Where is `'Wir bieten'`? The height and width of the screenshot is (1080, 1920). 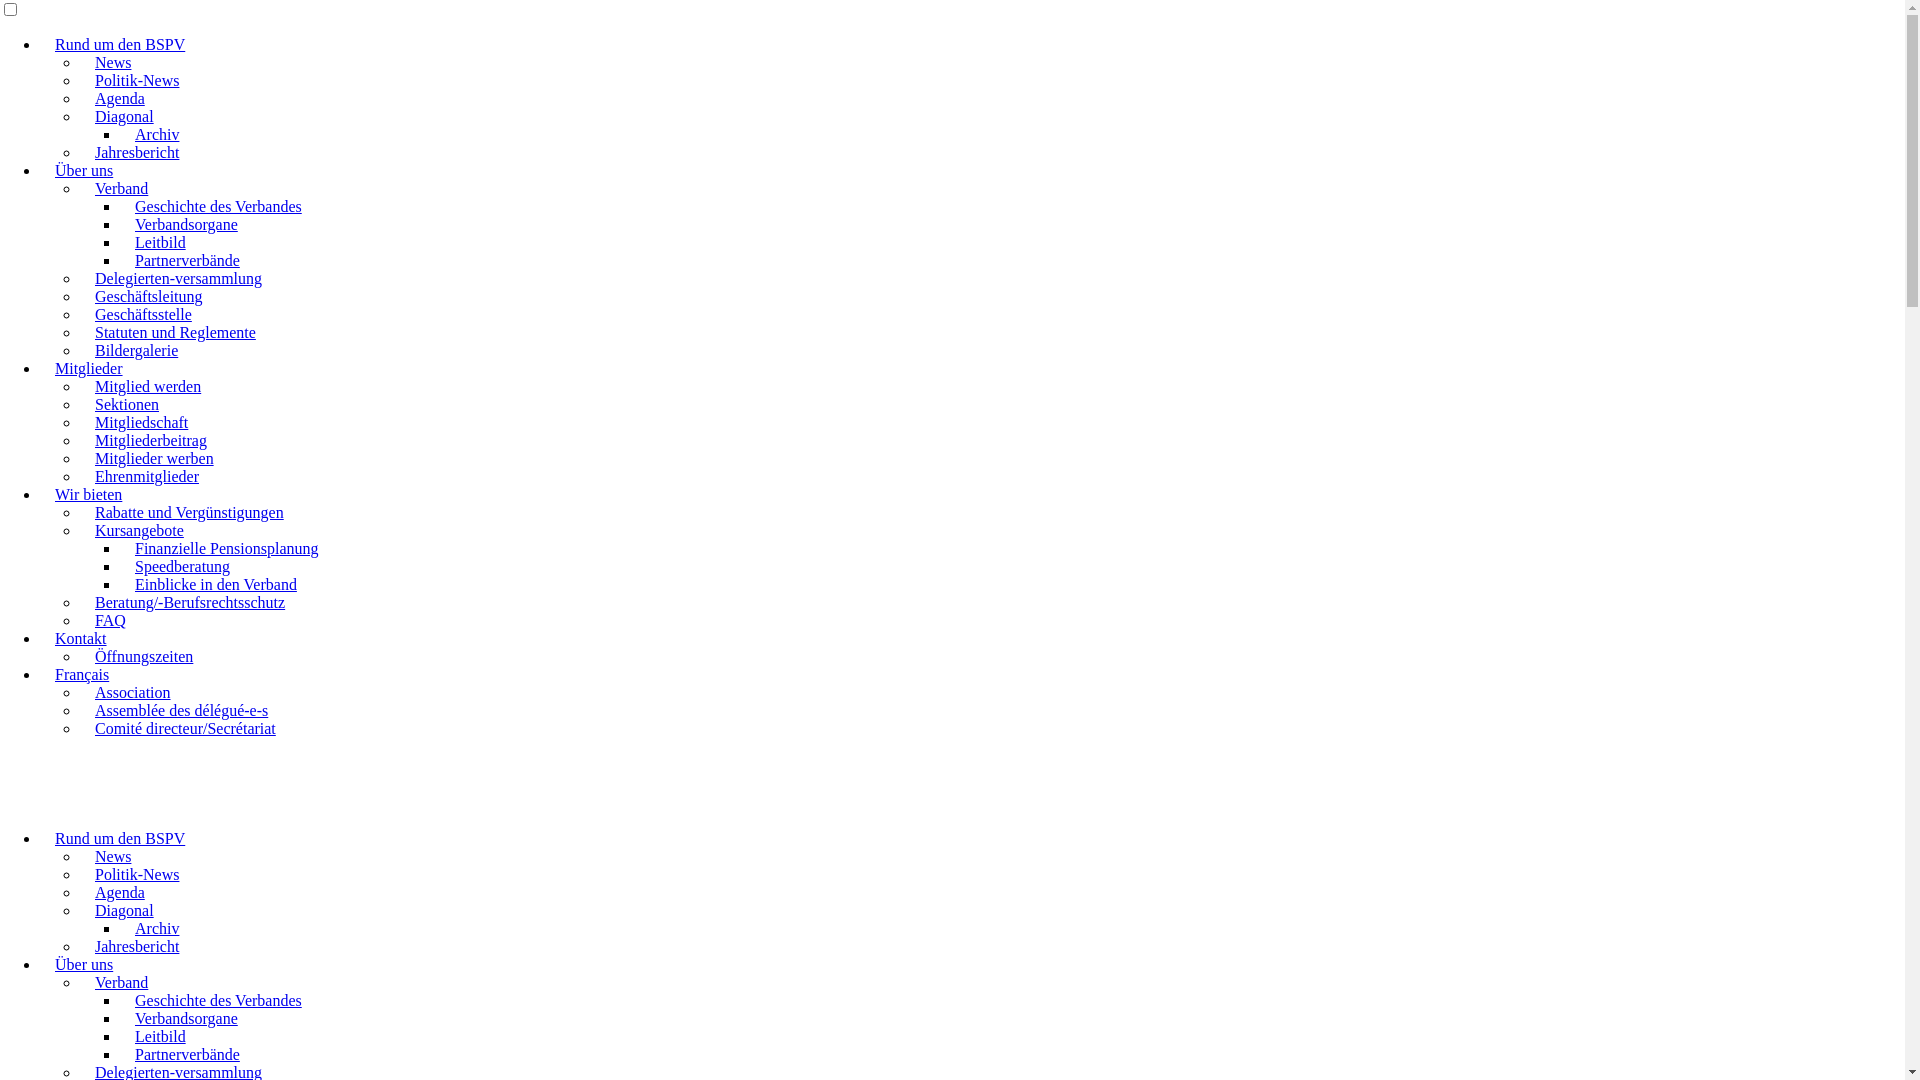
'Wir bieten' is located at coordinates (87, 494).